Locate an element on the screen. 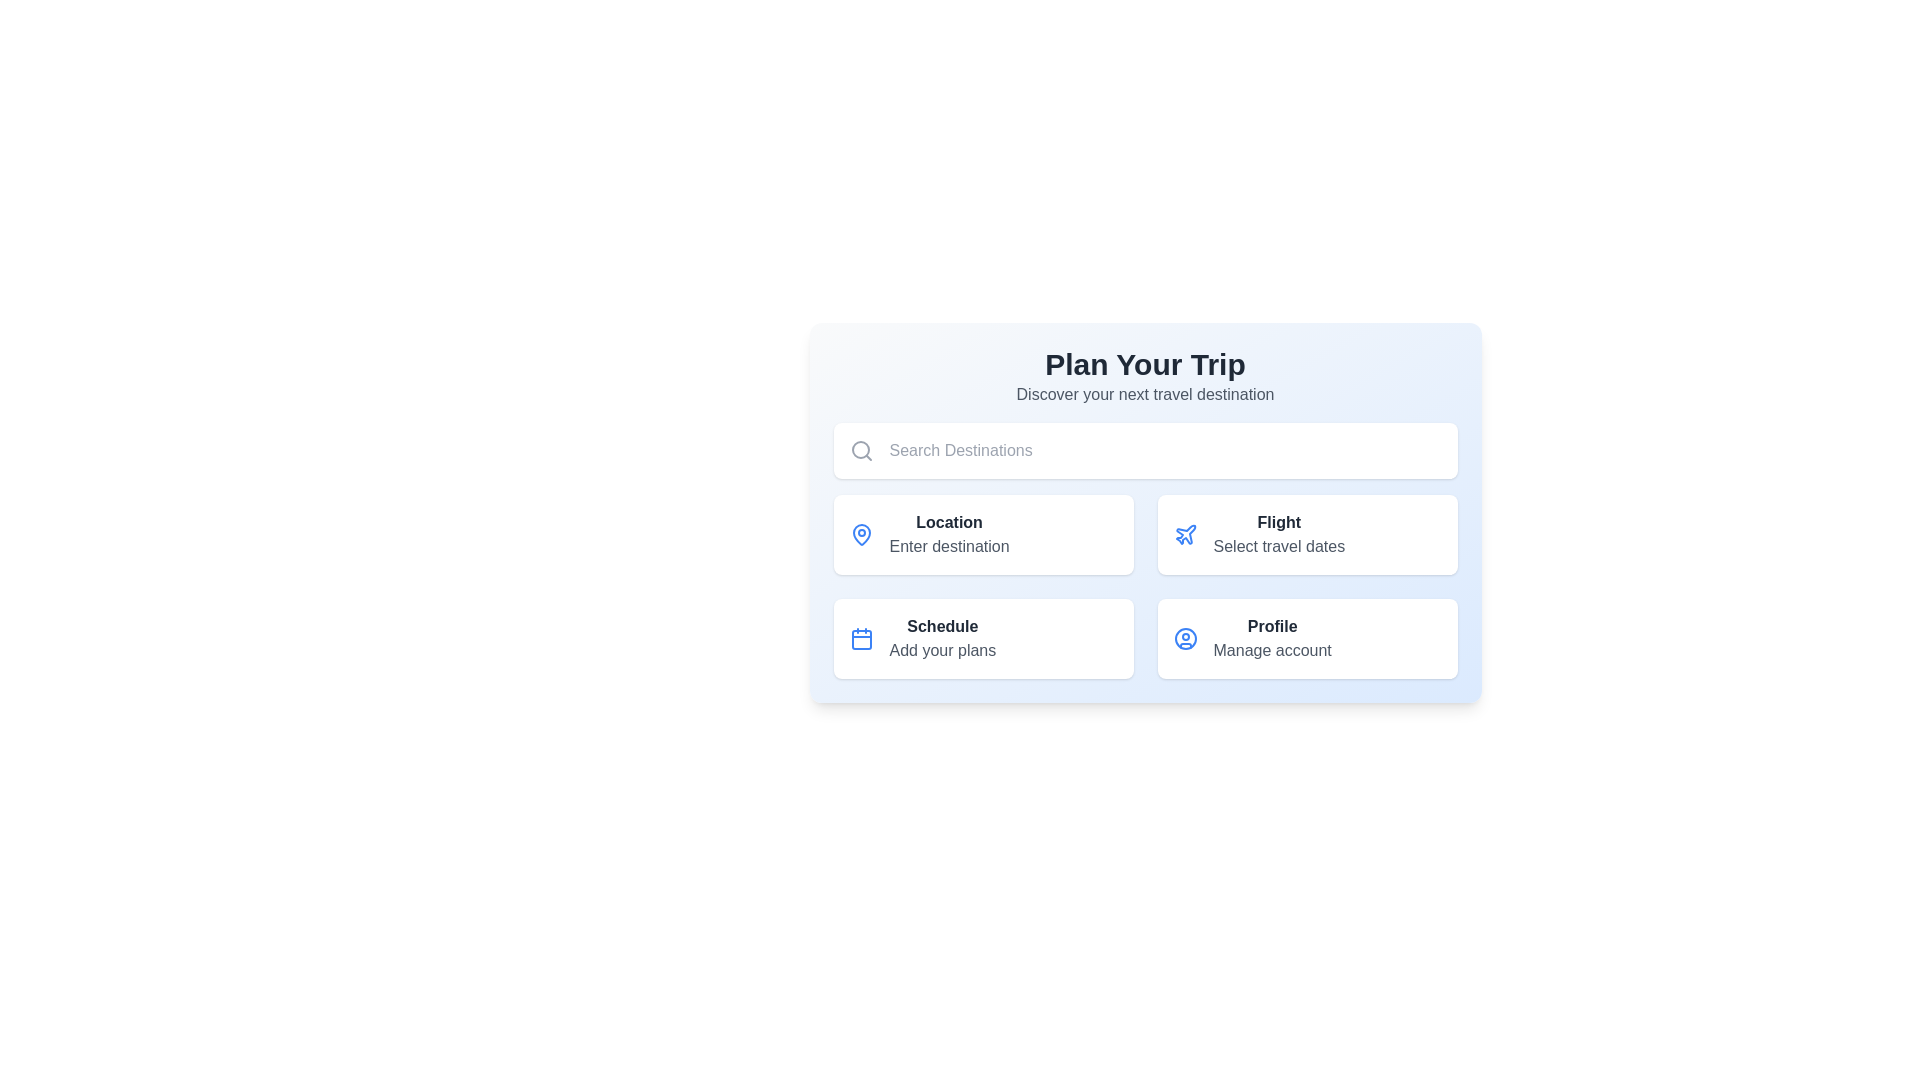  the text fields for input in the Information panel that displays 'Location' in bold and 'Enter destination' in a lighter font, located at the top left card in the grid is located at coordinates (948, 534).